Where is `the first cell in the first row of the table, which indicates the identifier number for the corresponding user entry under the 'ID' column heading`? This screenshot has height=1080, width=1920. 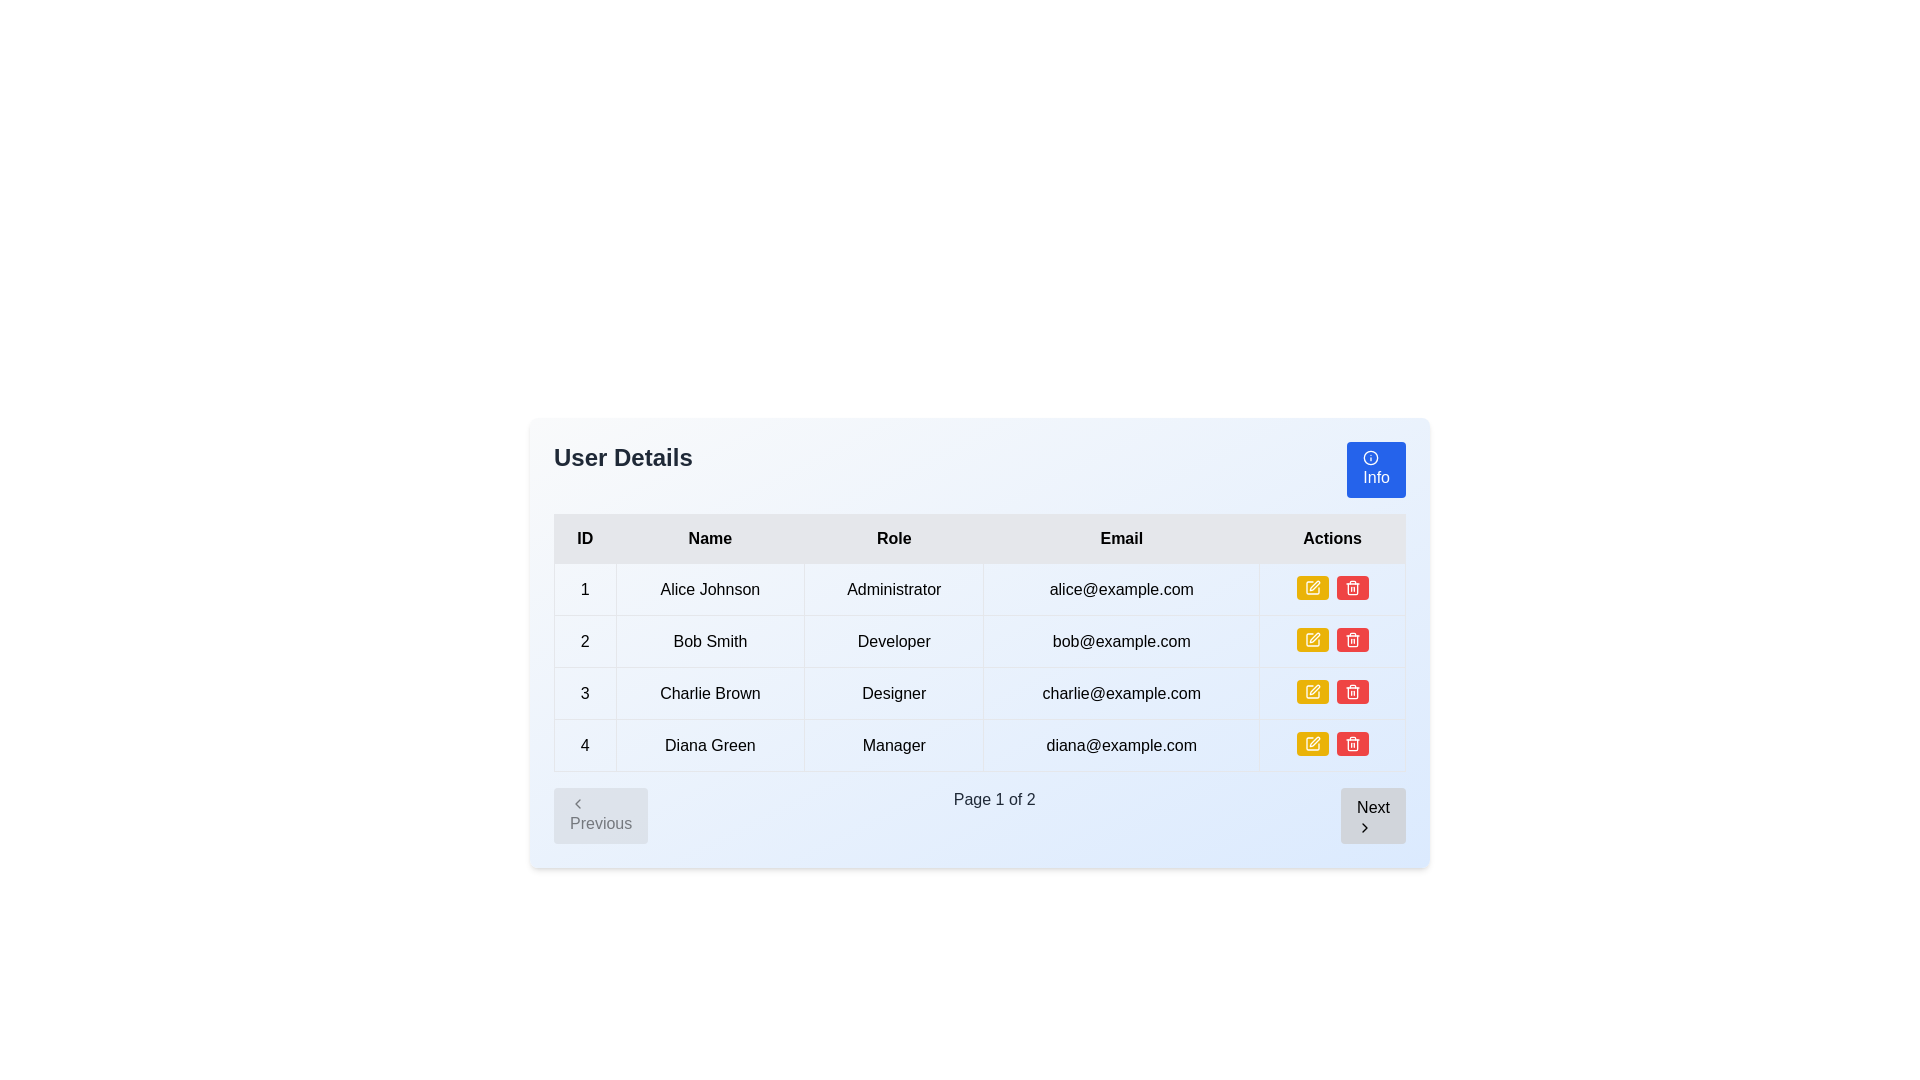 the first cell in the first row of the table, which indicates the identifier number for the corresponding user entry under the 'ID' column heading is located at coordinates (584, 588).